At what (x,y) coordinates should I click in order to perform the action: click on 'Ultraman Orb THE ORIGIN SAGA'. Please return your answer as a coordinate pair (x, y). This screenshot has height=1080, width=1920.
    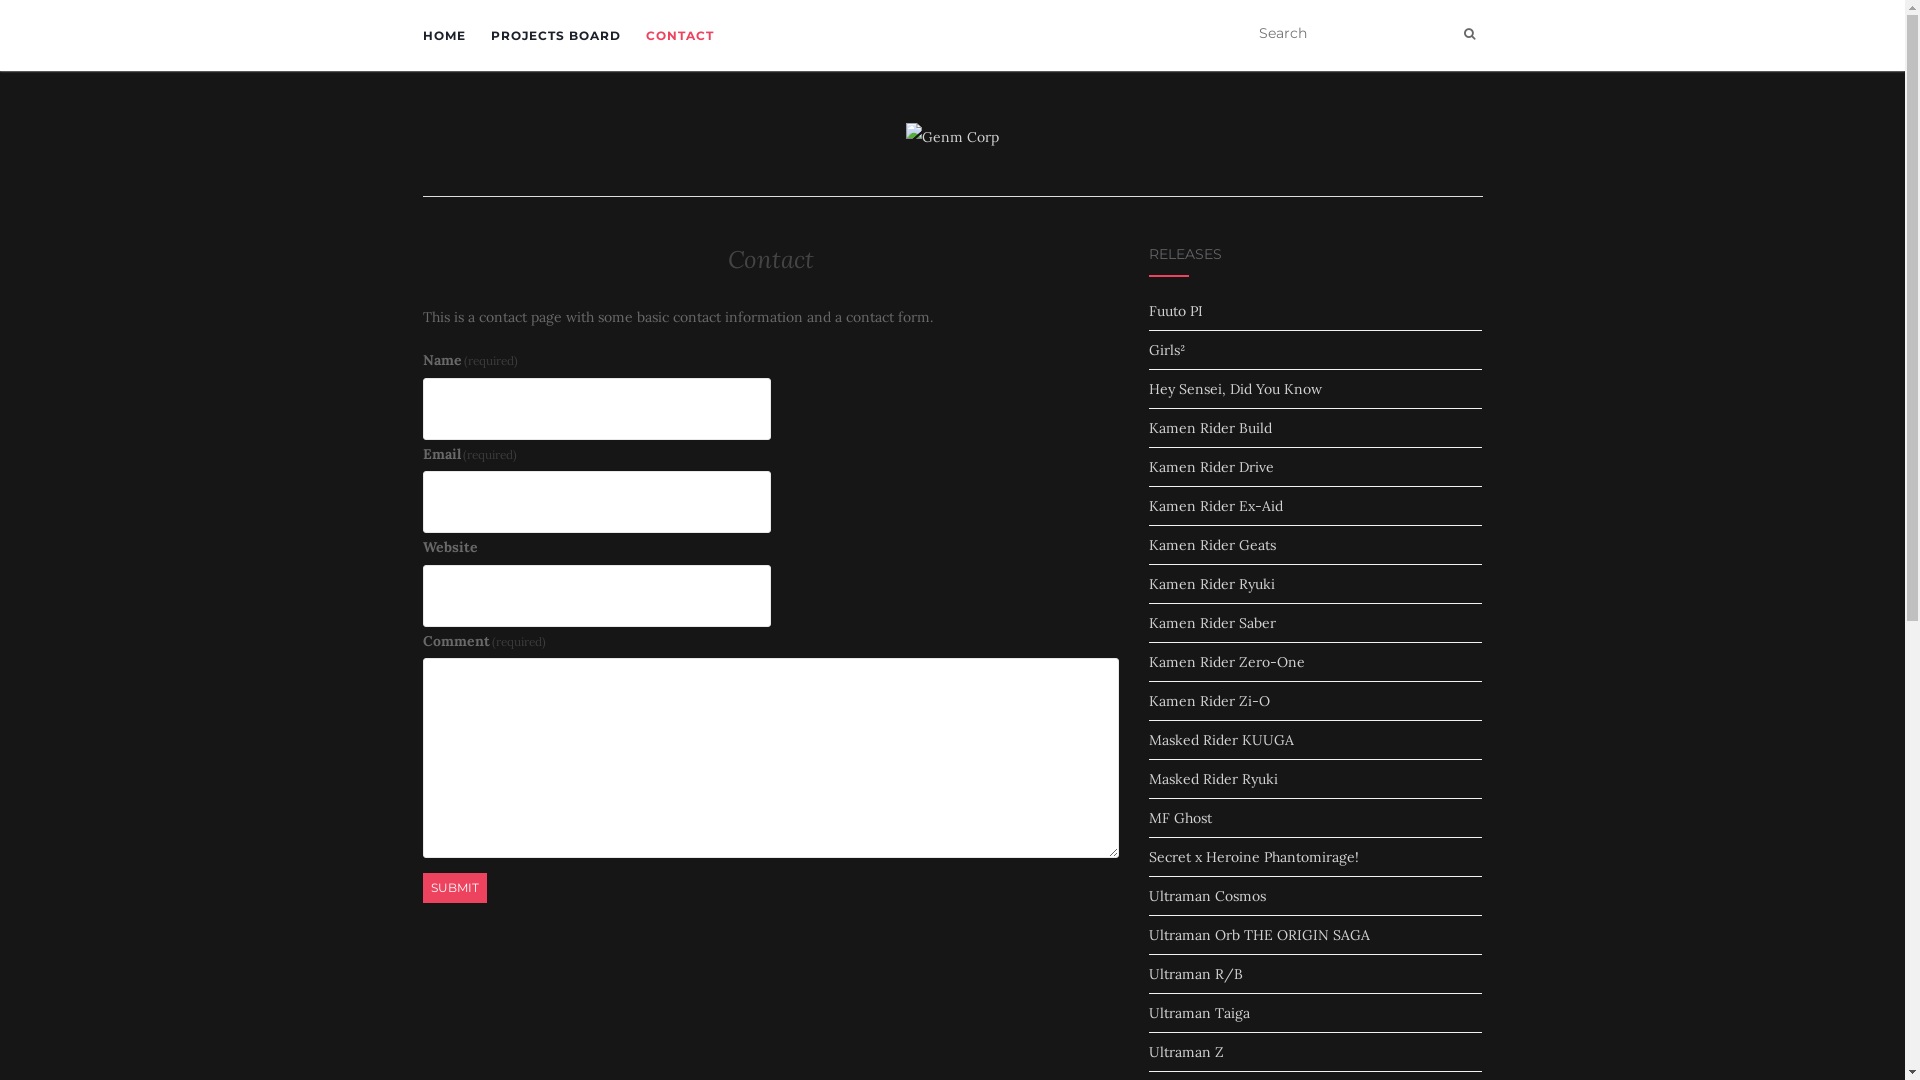
    Looking at the image, I should click on (1258, 934).